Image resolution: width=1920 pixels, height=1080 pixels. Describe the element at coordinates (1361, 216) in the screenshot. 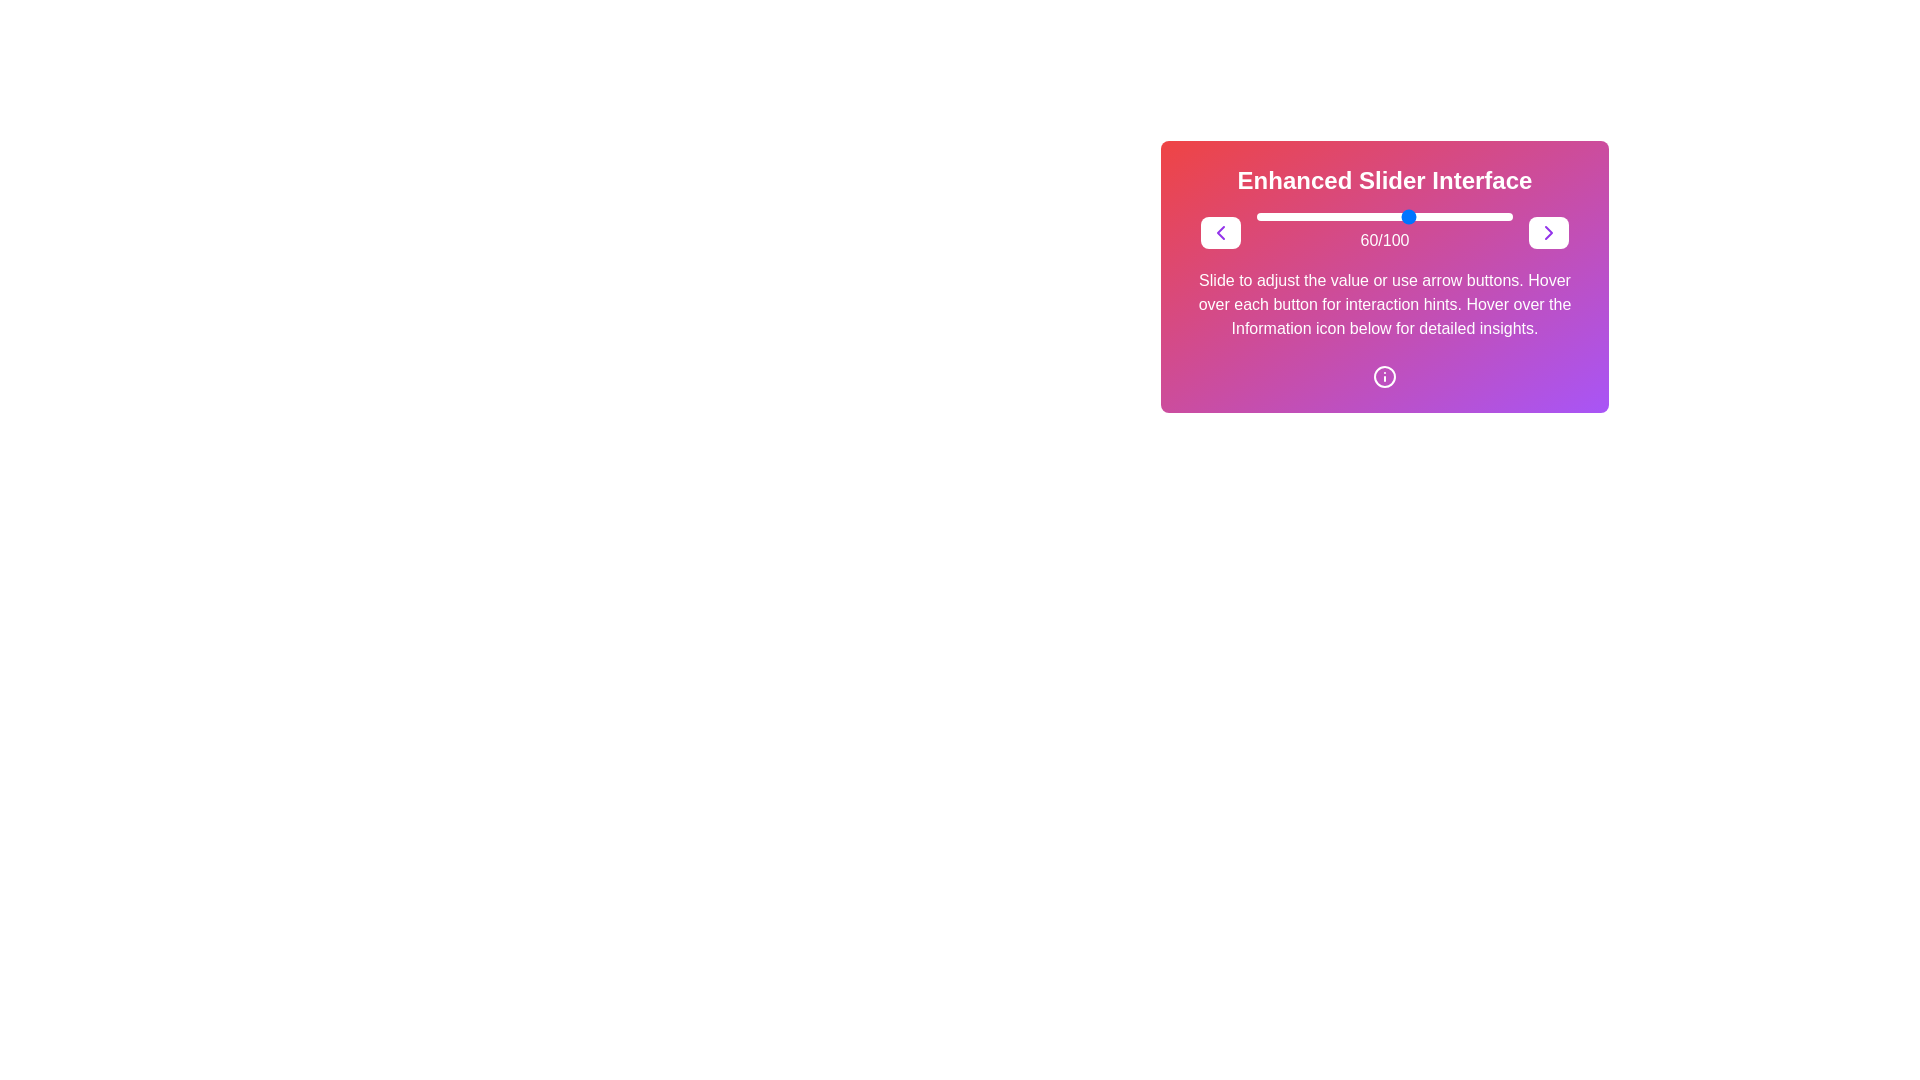

I see `the slider` at that location.